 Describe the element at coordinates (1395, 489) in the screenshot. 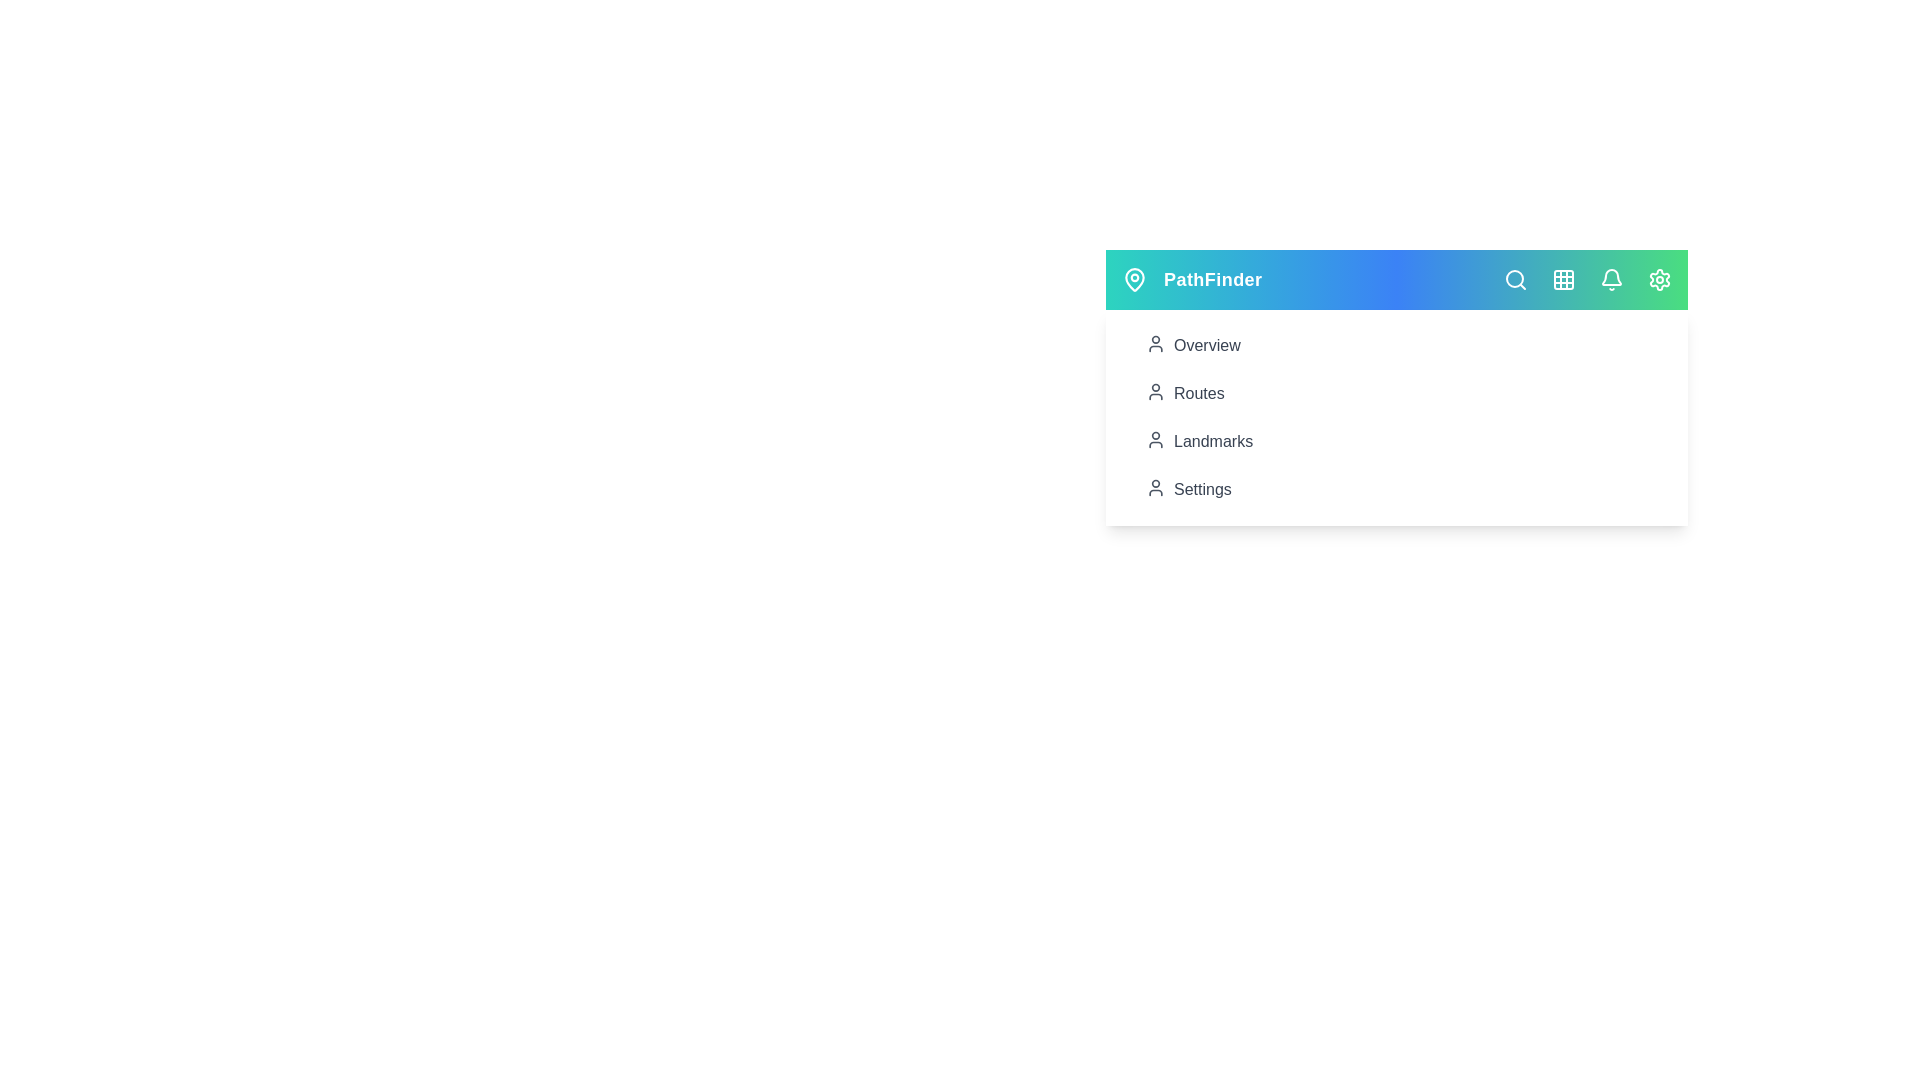

I see `the 'Settings' menu item in the navigation menu` at that location.